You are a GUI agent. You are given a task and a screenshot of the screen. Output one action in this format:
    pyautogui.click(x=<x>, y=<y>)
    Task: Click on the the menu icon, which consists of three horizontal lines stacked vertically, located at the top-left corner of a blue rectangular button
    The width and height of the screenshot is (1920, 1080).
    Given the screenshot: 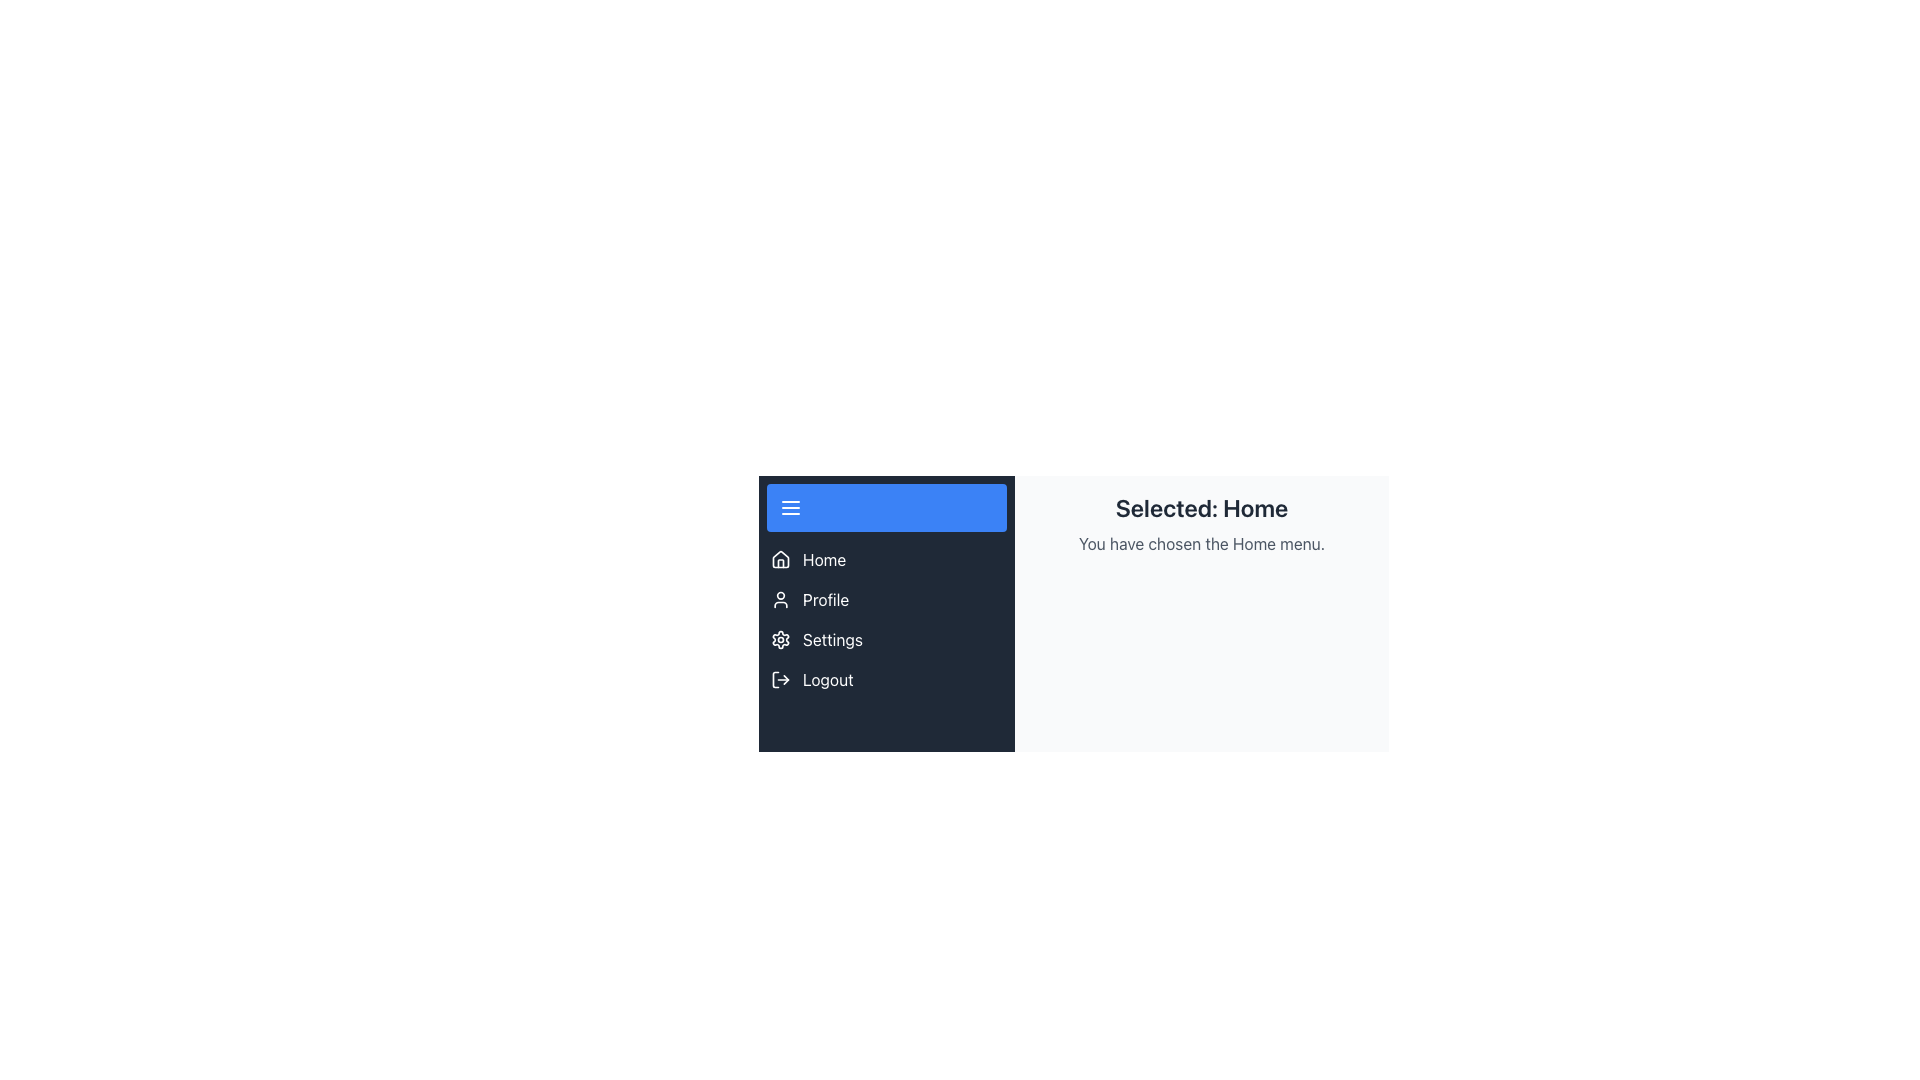 What is the action you would take?
    pyautogui.click(x=790, y=507)
    